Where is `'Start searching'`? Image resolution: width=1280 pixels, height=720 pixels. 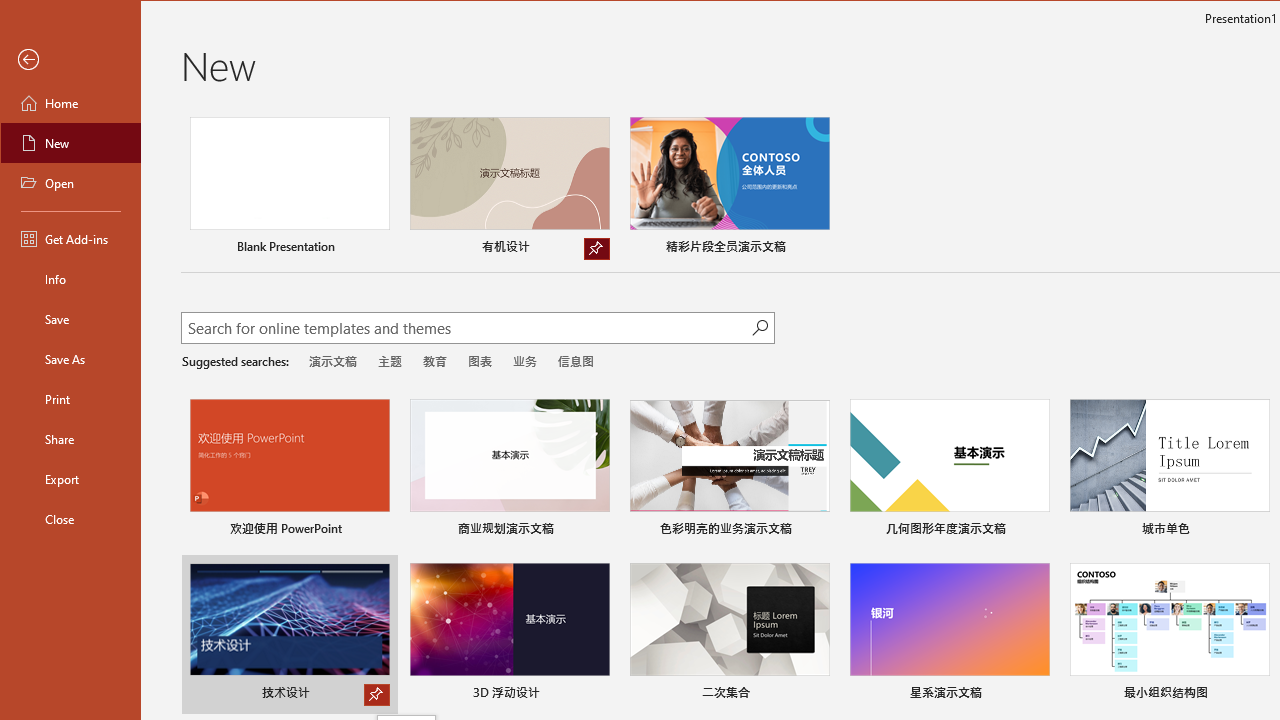 'Start searching' is located at coordinates (759, 326).